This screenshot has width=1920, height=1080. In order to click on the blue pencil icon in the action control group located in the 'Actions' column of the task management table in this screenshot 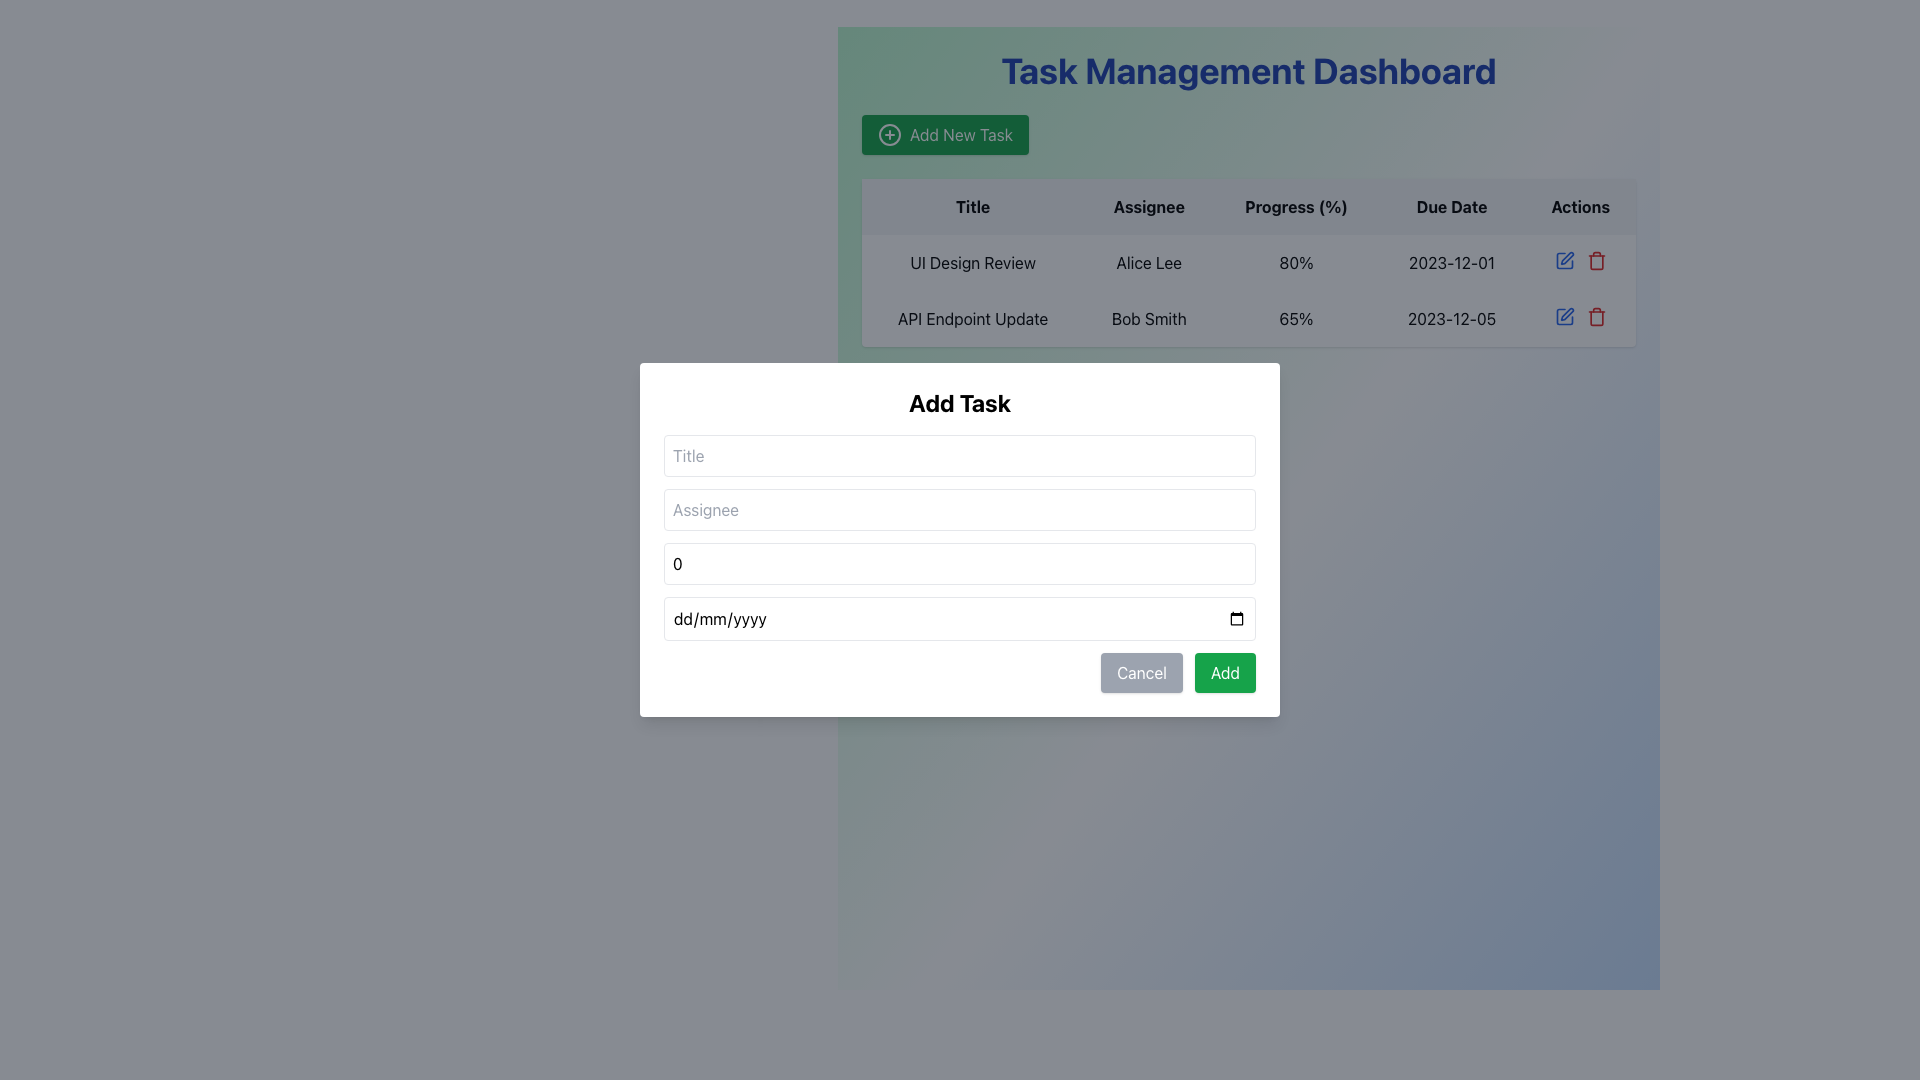, I will do `click(1579, 260)`.